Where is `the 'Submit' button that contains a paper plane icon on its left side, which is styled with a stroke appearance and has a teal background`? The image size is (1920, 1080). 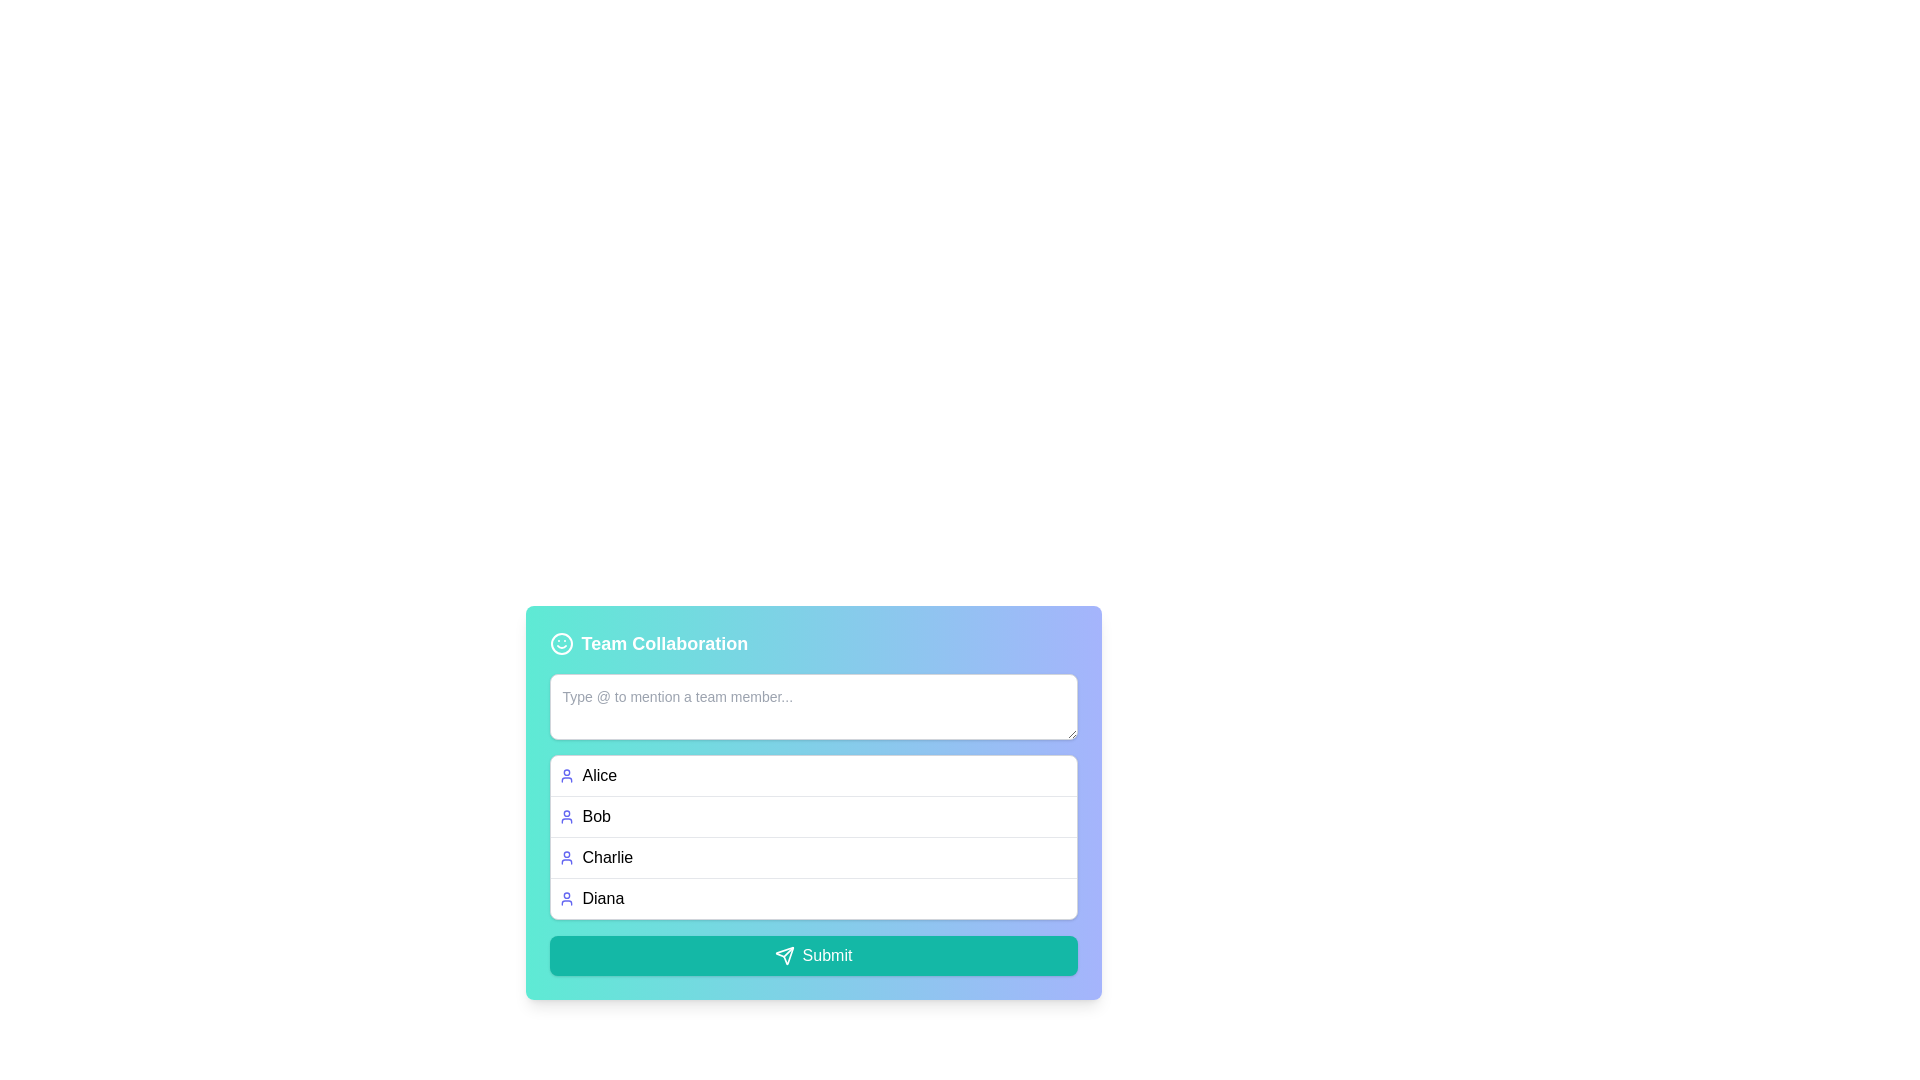
the 'Submit' button that contains a paper plane icon on its left side, which is styled with a stroke appearance and has a teal background is located at coordinates (783, 955).